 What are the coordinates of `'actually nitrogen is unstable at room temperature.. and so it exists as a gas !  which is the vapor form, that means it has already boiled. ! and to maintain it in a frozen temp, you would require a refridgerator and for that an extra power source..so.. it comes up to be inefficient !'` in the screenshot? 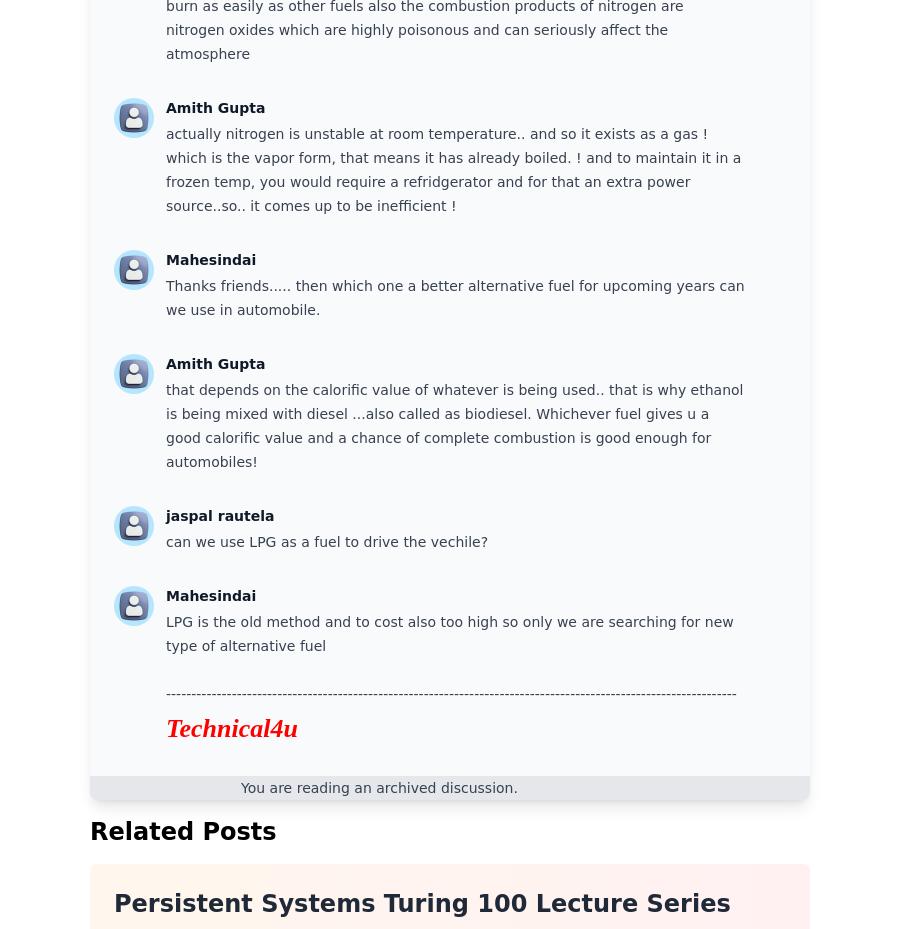 It's located at (165, 170).